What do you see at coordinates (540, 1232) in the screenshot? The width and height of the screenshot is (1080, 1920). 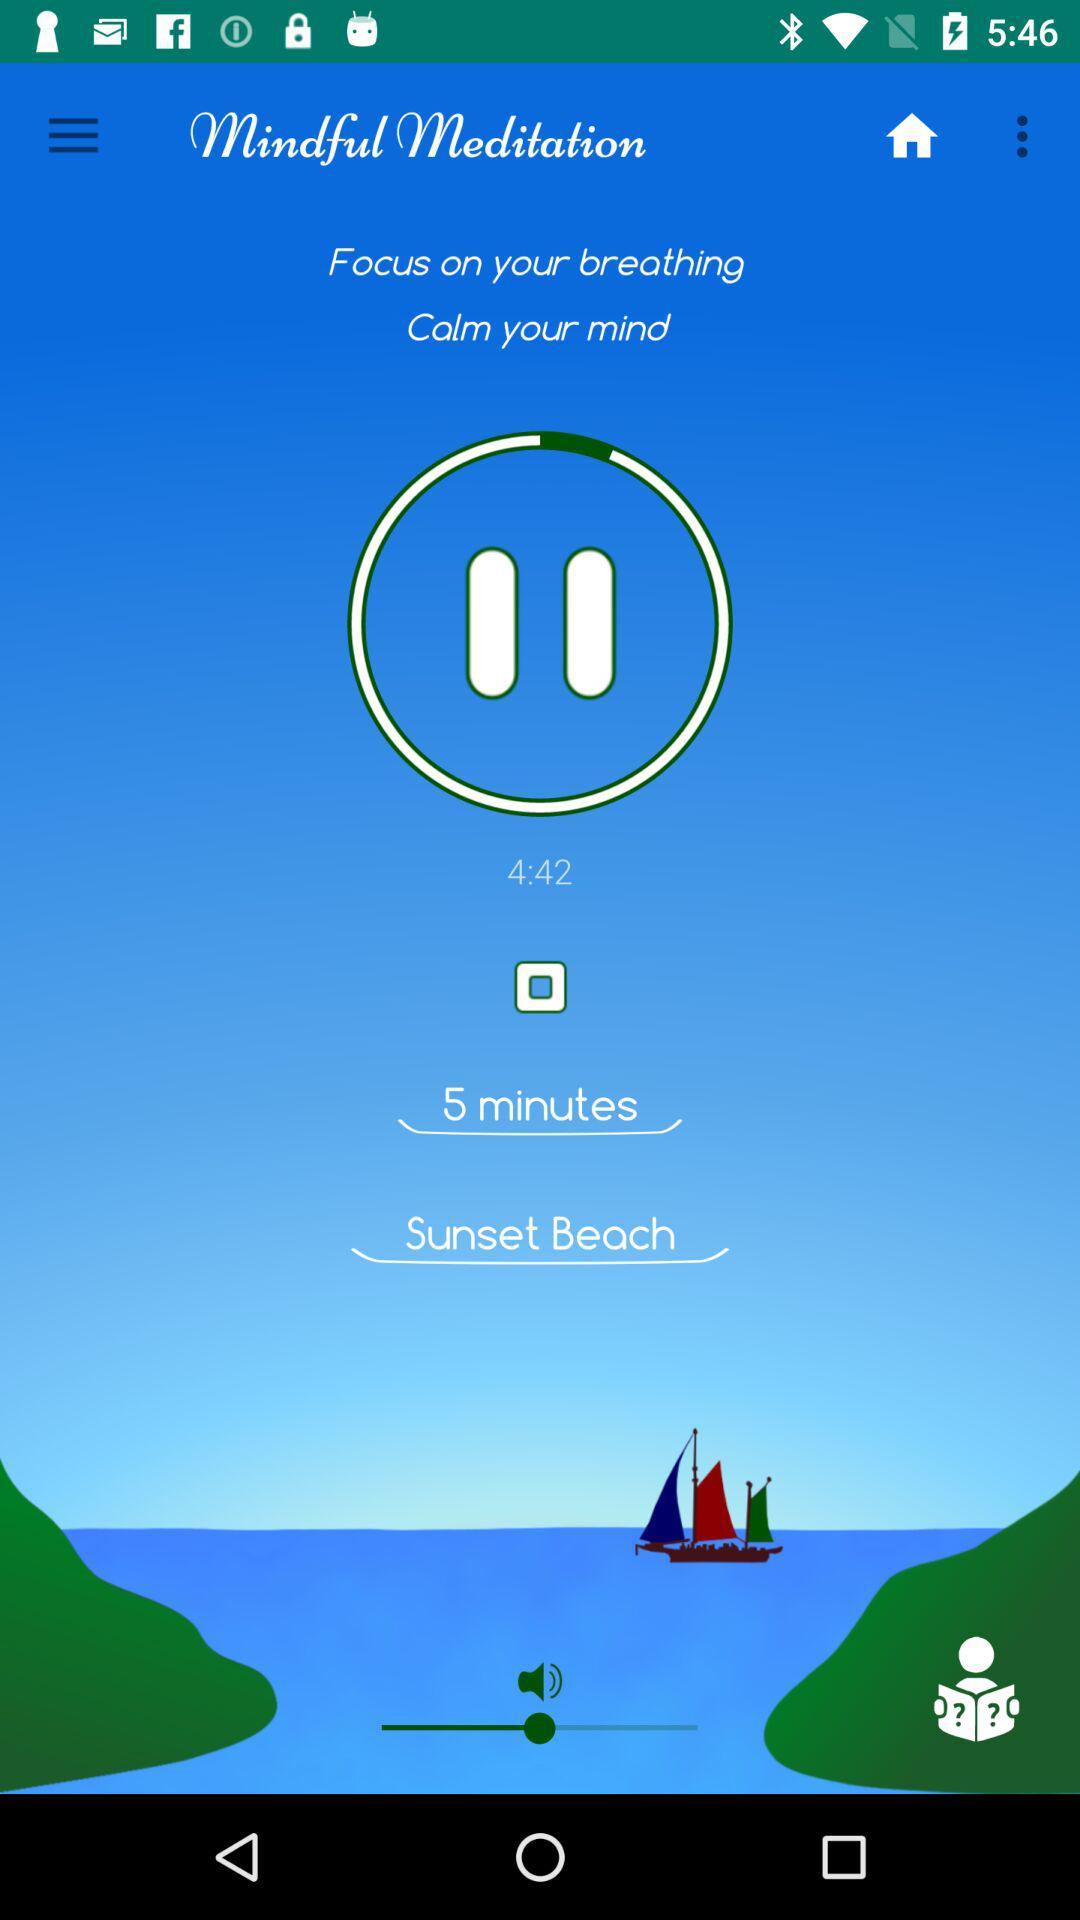 I see `sunset beach` at bounding box center [540, 1232].